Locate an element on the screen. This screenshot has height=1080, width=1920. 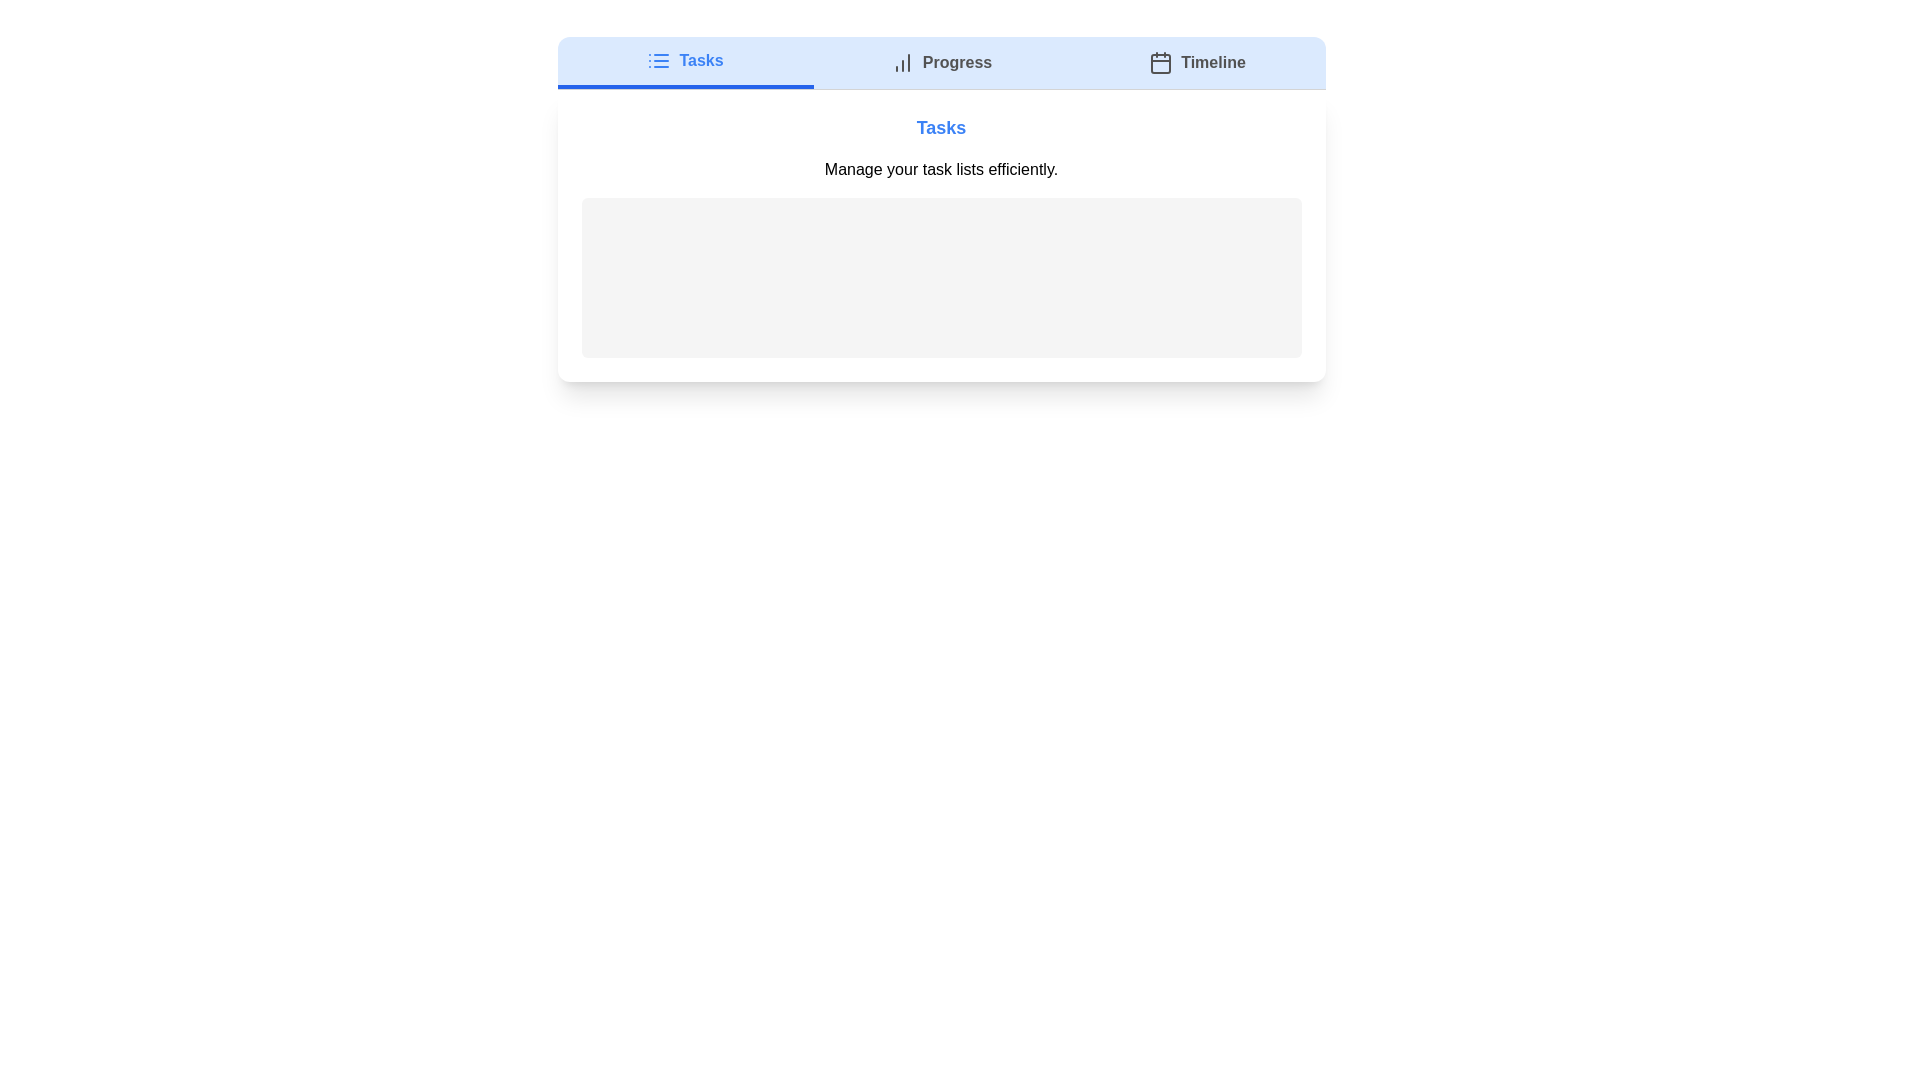
the icon representing the 'Tasks' tab, which consists of three horizontal lines with circular markers on the left, located in the tabbed navigation bar at the top of the interface is located at coordinates (659, 60).